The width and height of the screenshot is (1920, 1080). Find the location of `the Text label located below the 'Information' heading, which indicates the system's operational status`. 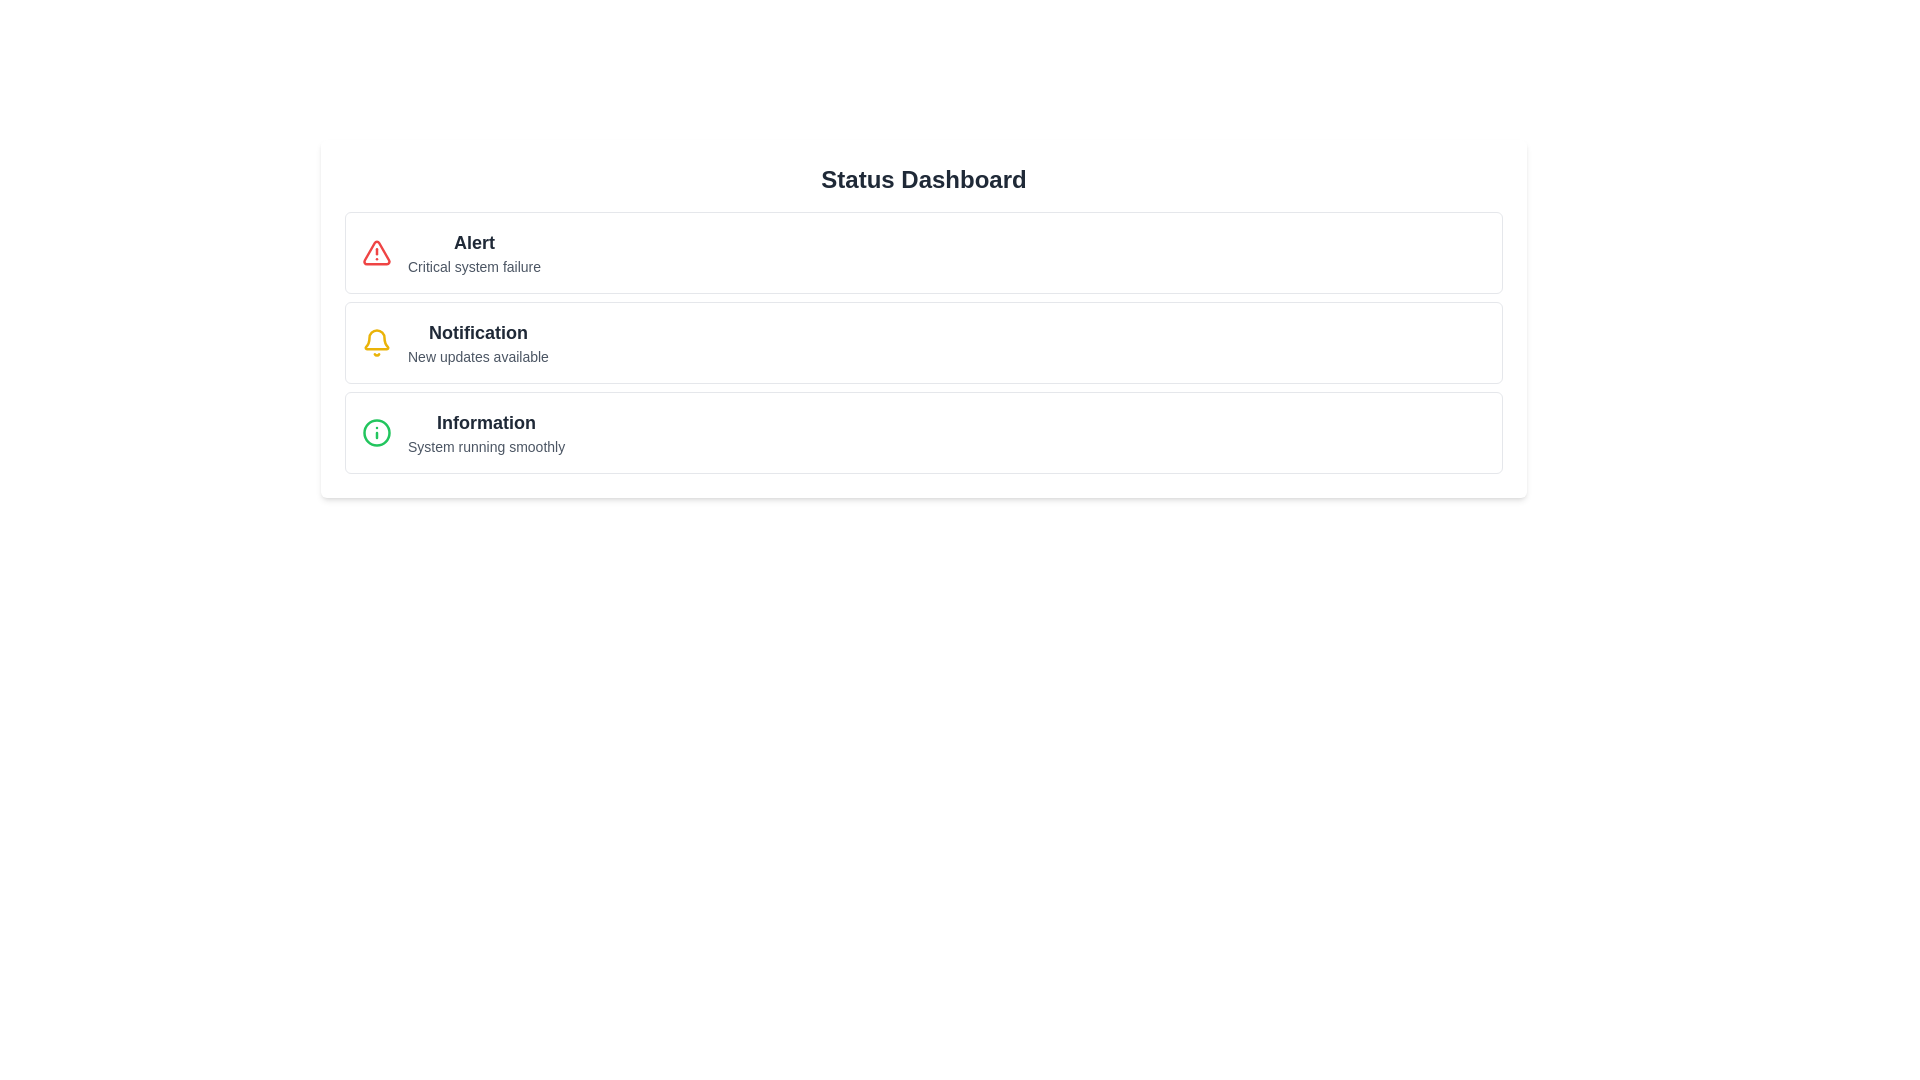

the Text label located below the 'Information' heading, which indicates the system's operational status is located at coordinates (486, 446).